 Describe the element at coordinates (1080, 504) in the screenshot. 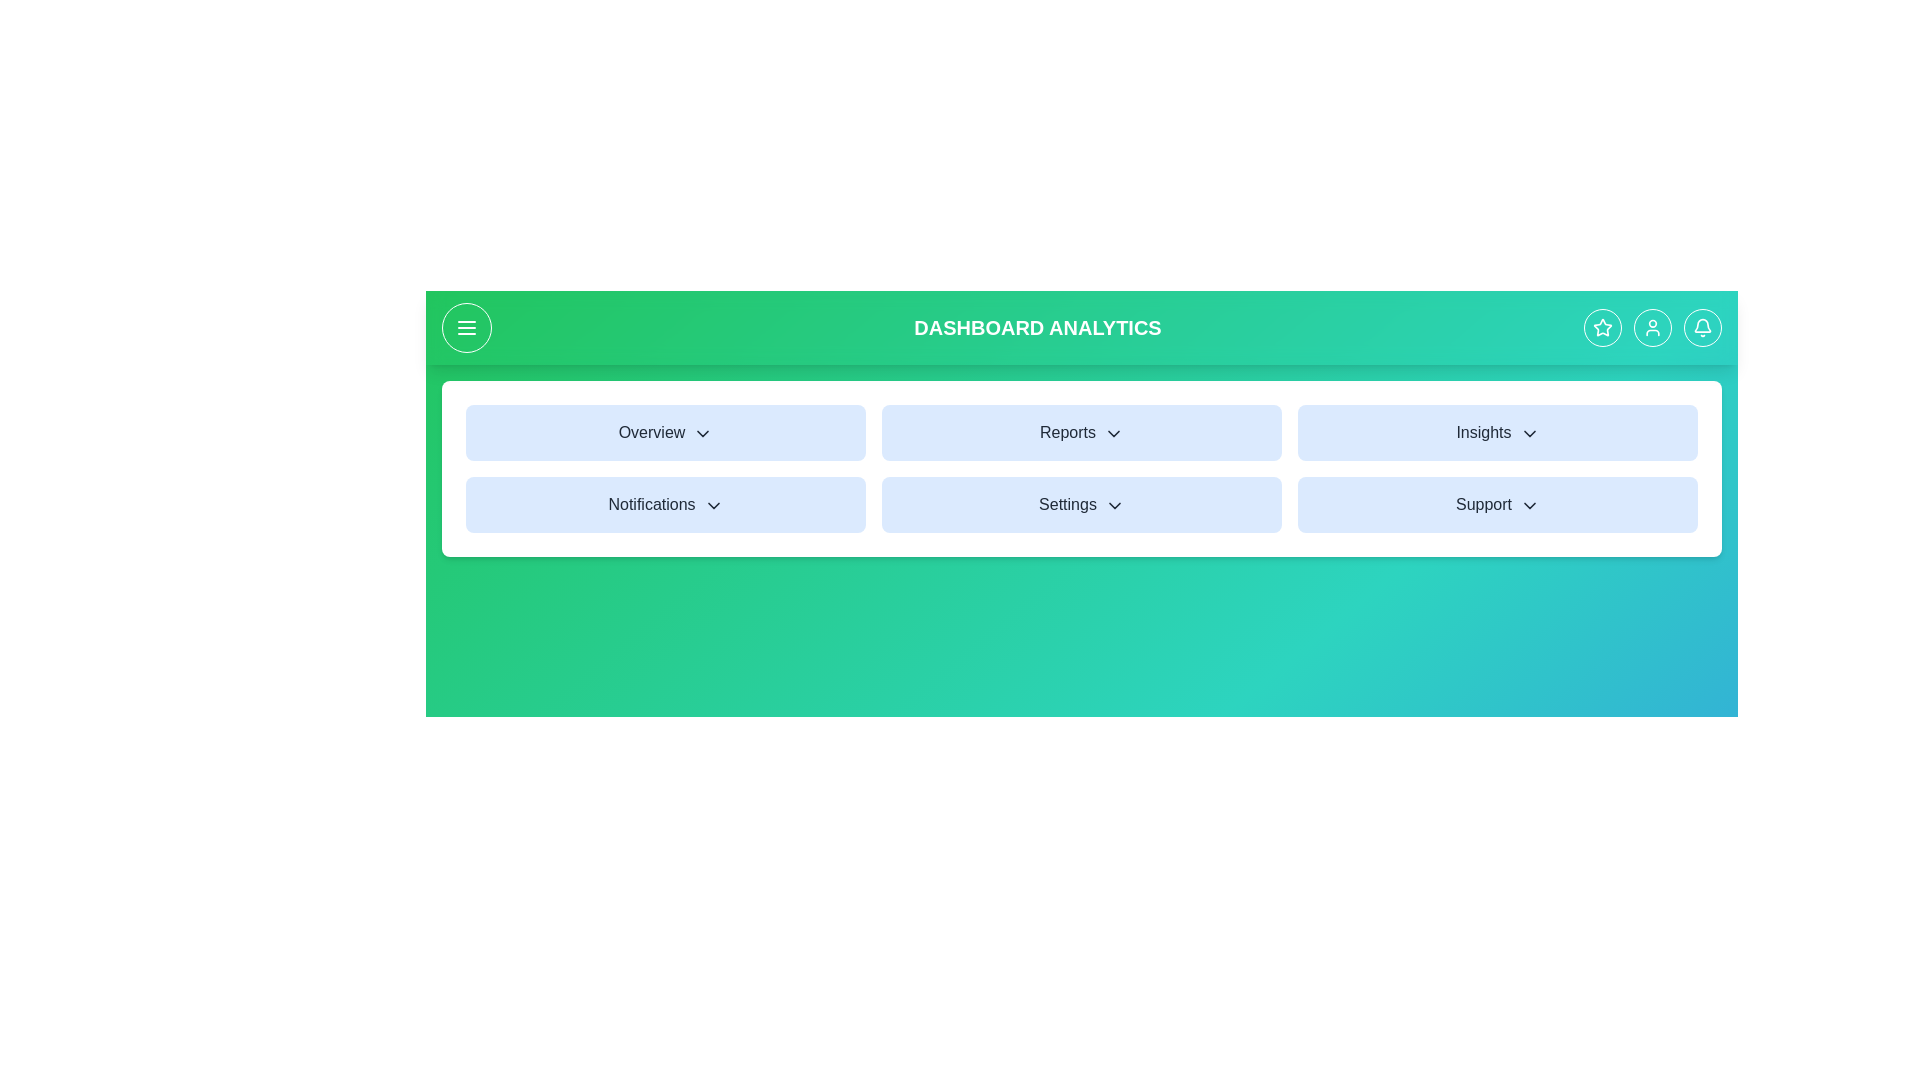

I see `the Settings menu item to open its dropdown` at that location.